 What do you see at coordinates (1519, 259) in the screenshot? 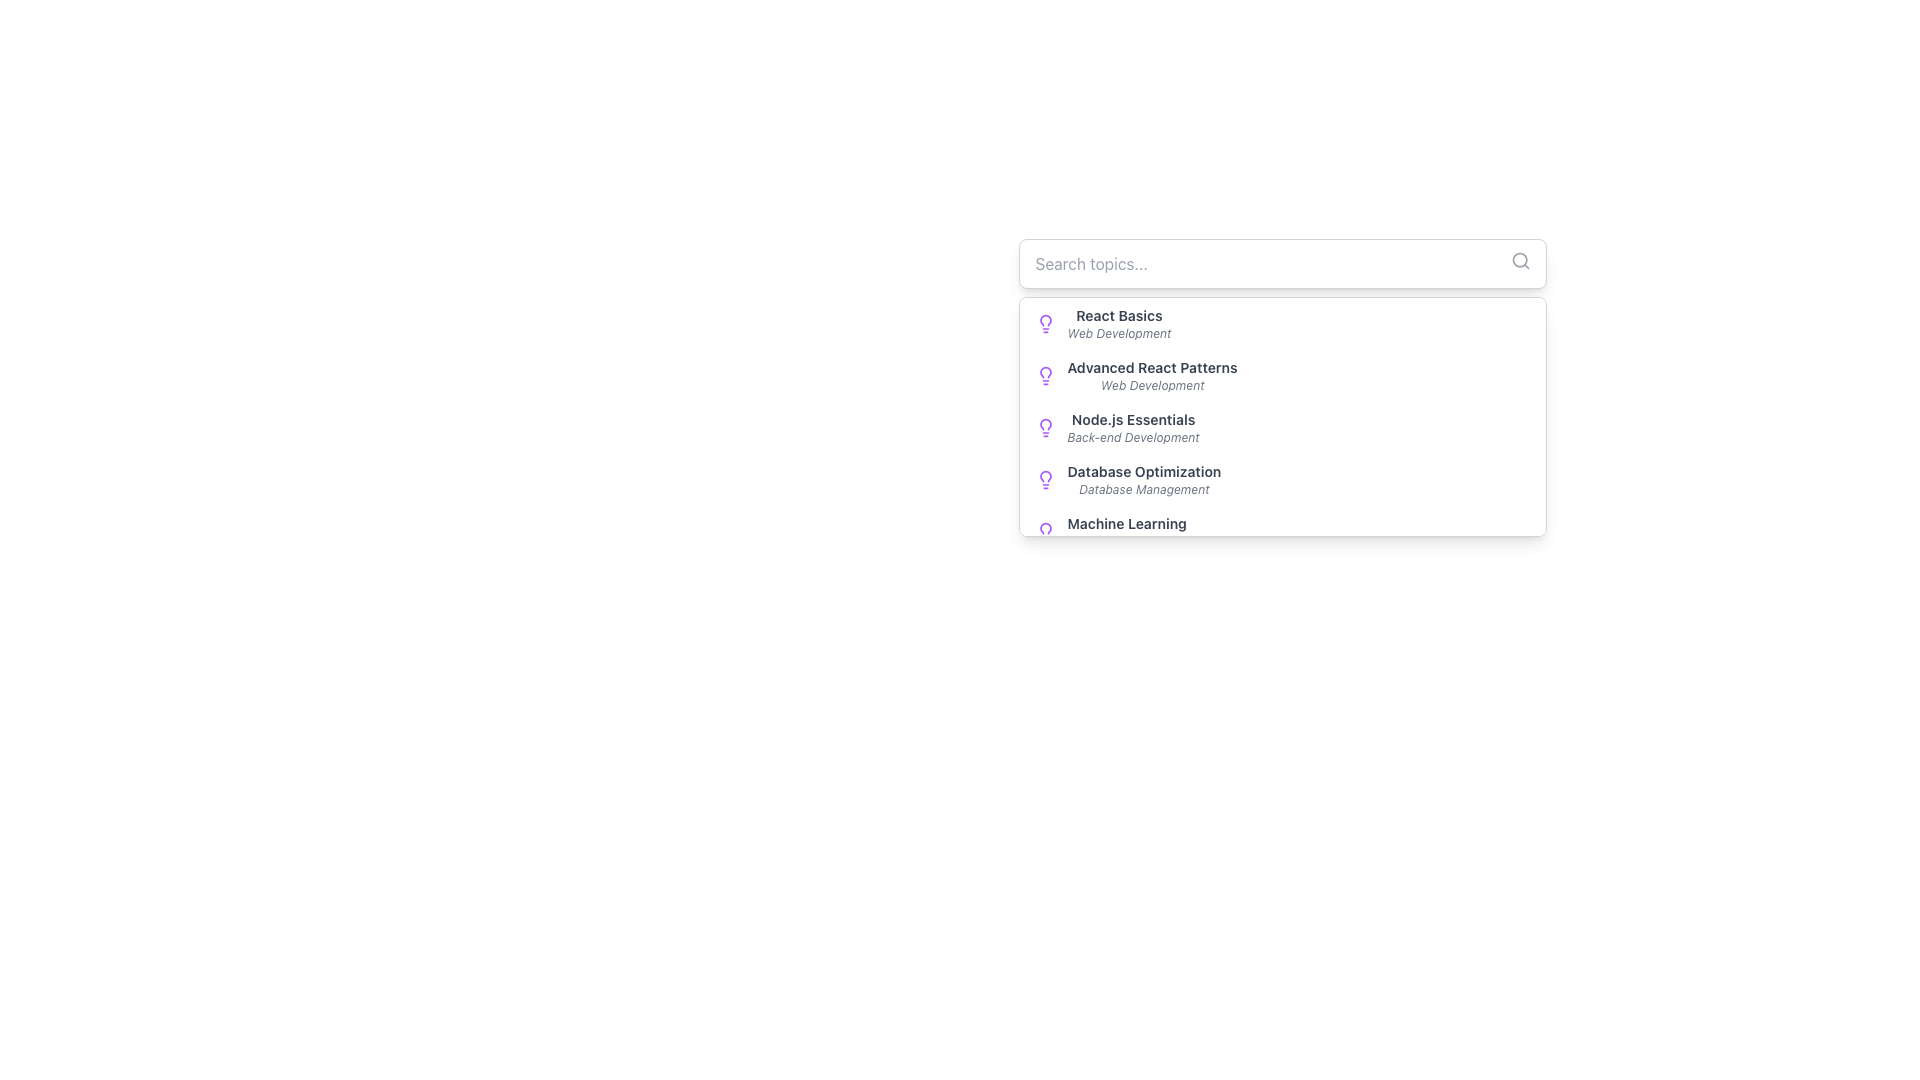
I see `the decorative circle that forms part of the magnifying glass search icon located near the top-right corner of the interface` at bounding box center [1519, 259].